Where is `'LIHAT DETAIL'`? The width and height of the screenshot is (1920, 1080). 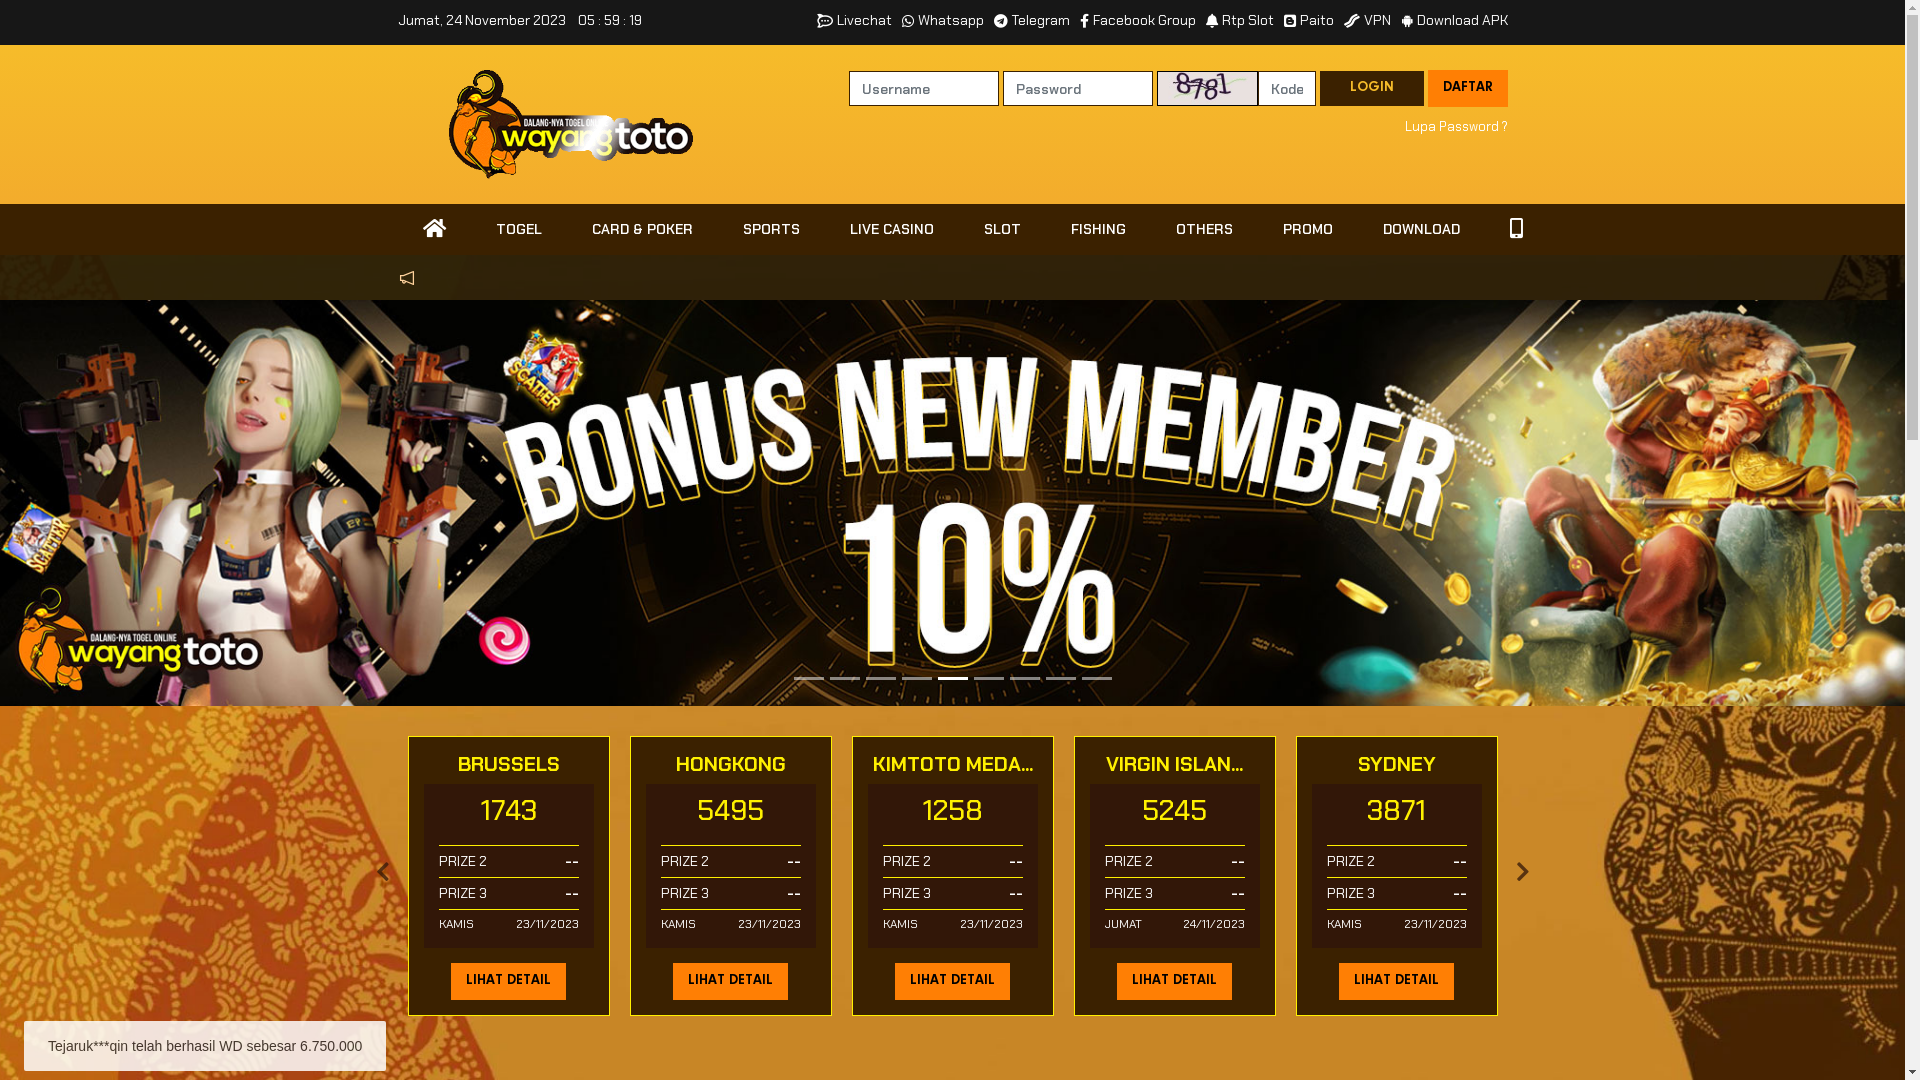 'LIHAT DETAIL' is located at coordinates (1395, 980).